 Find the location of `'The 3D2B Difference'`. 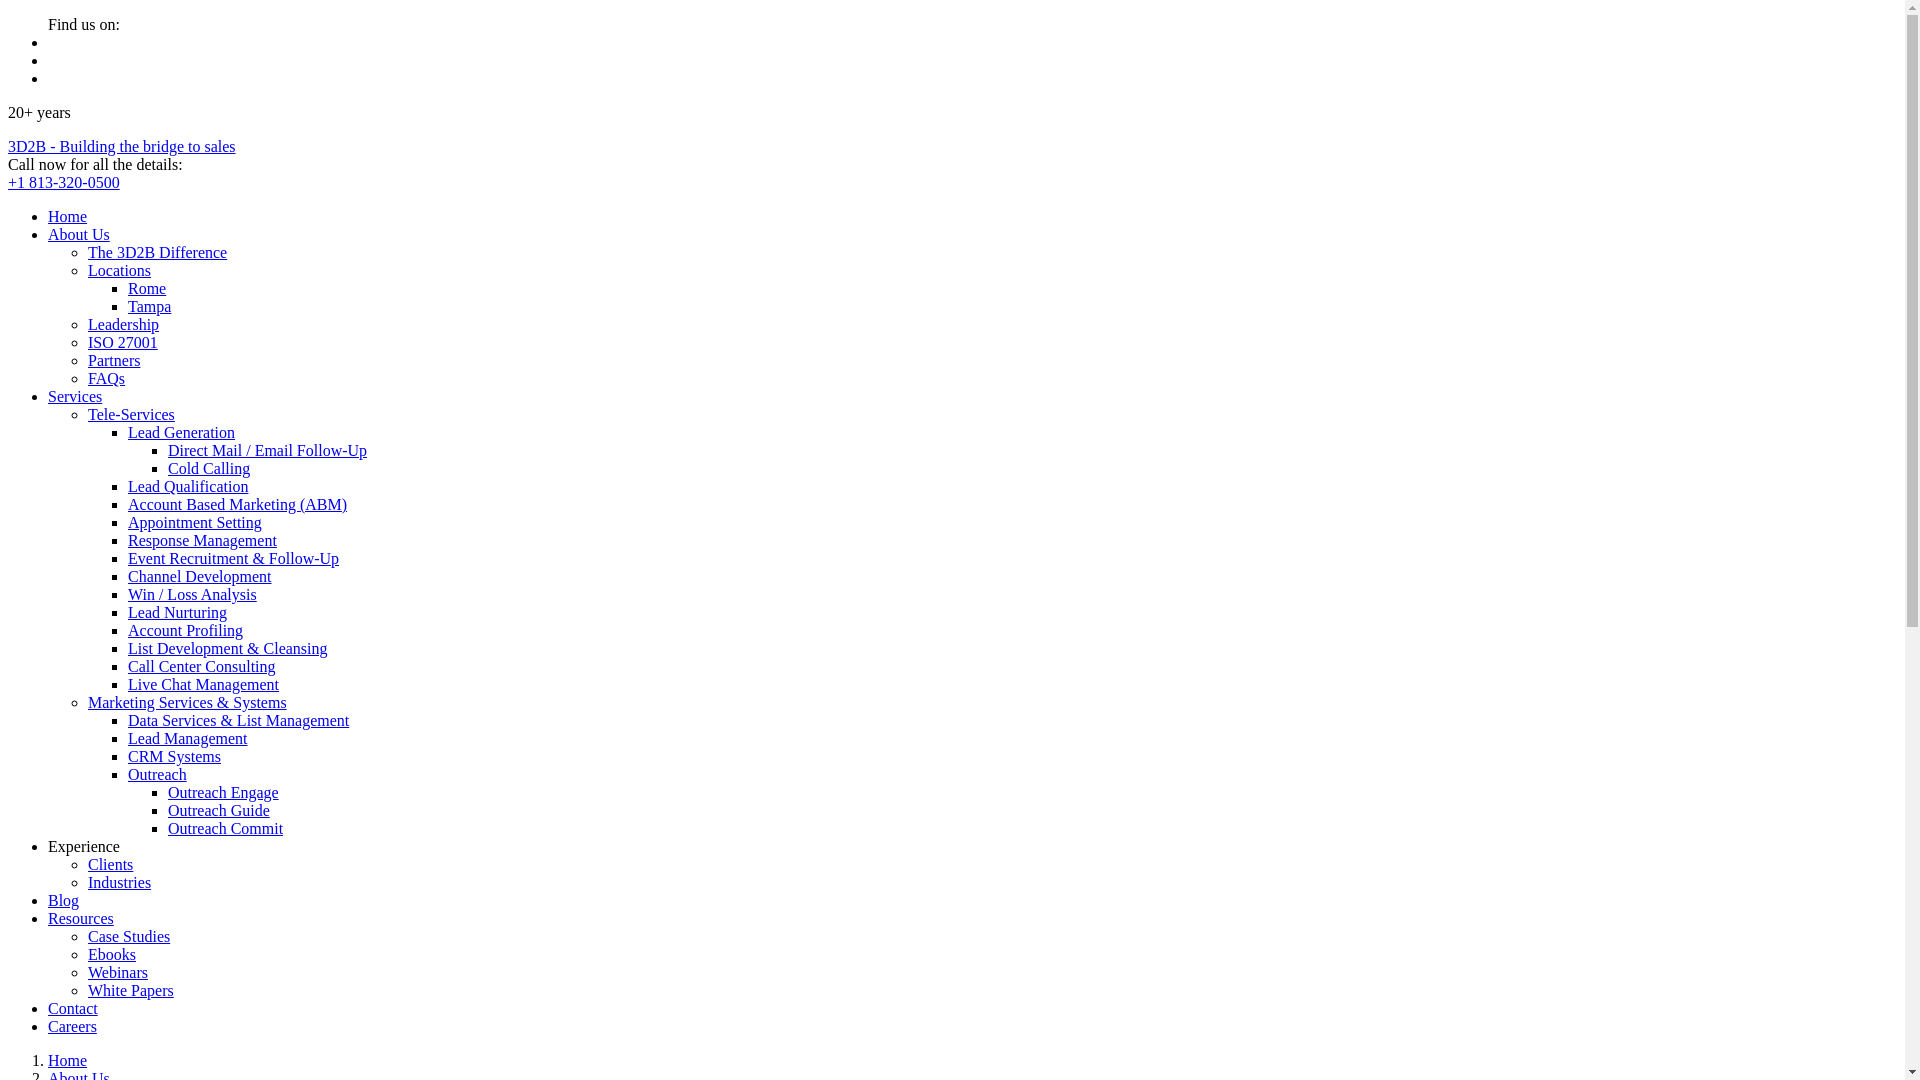

'The 3D2B Difference' is located at coordinates (156, 251).